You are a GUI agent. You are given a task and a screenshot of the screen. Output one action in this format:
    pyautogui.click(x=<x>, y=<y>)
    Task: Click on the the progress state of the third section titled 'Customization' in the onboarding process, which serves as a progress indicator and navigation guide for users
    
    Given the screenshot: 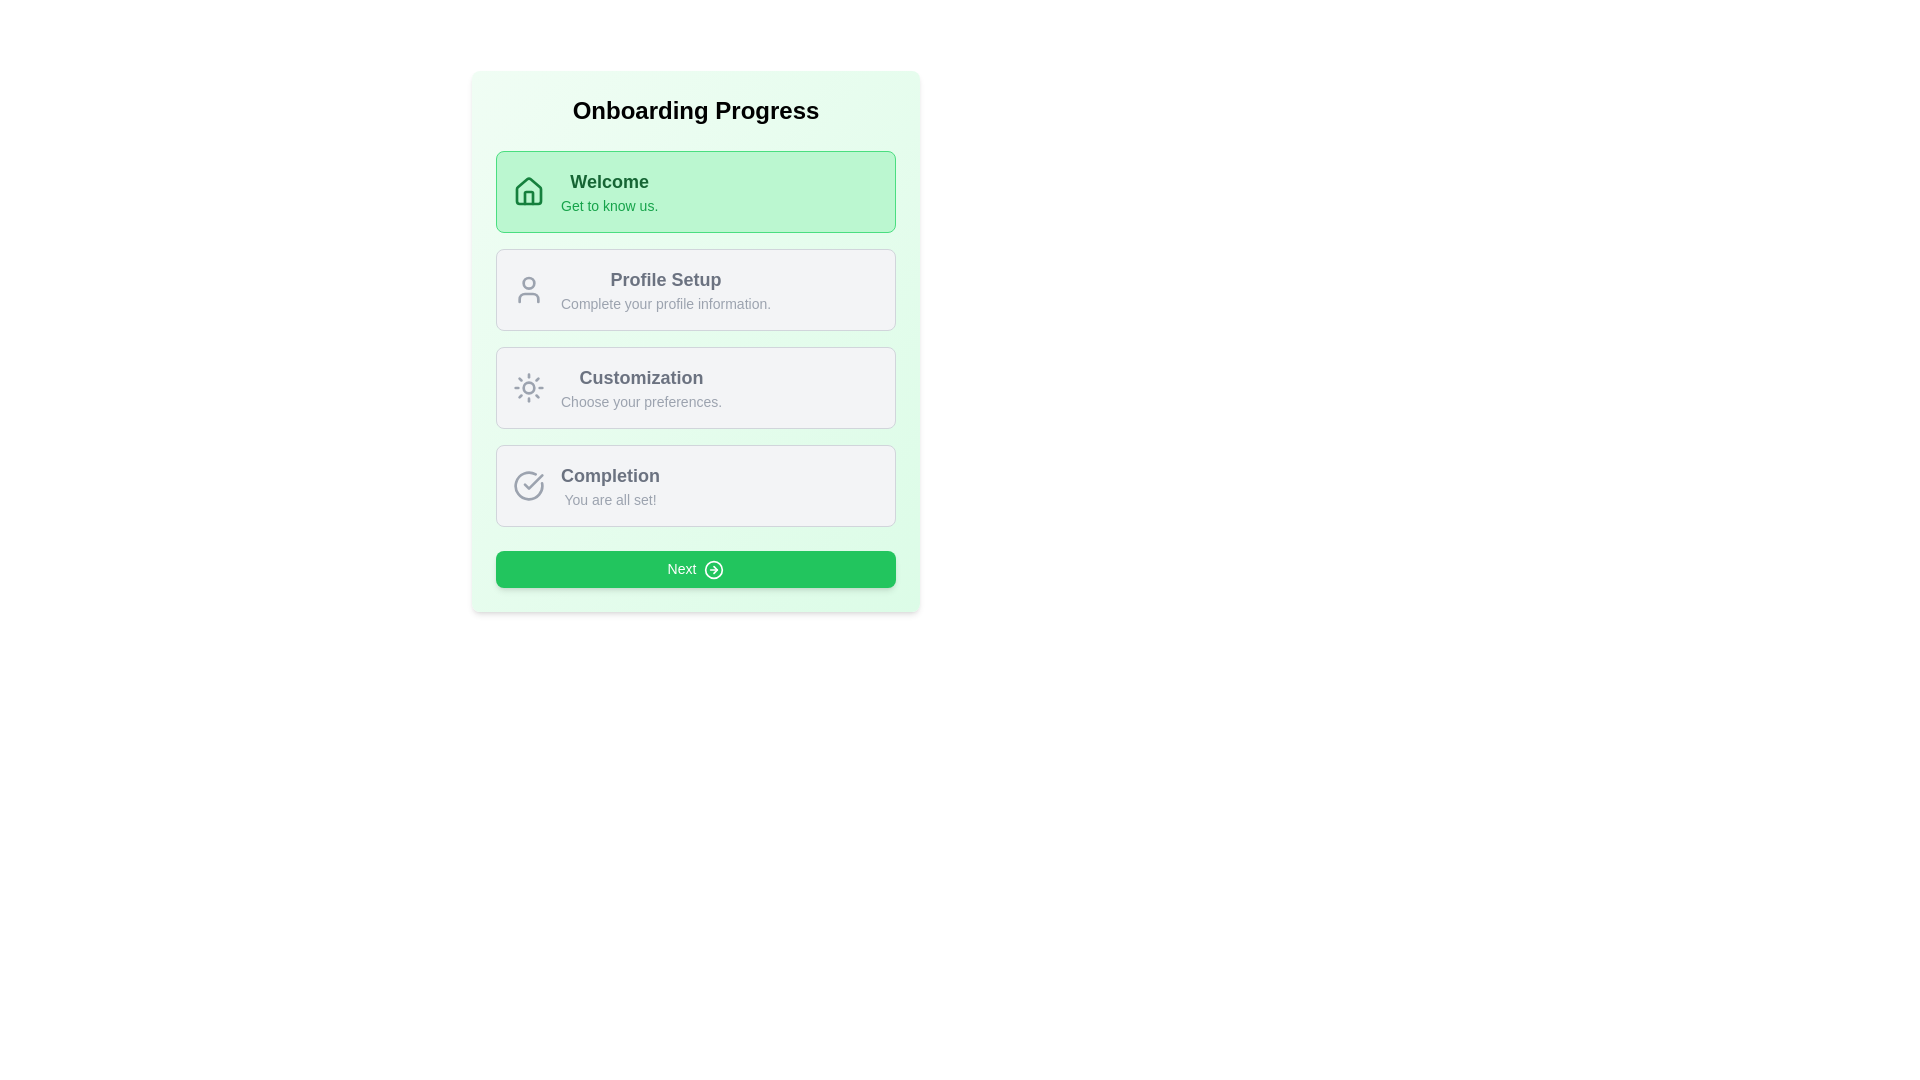 What is the action you would take?
    pyautogui.click(x=696, y=338)
    